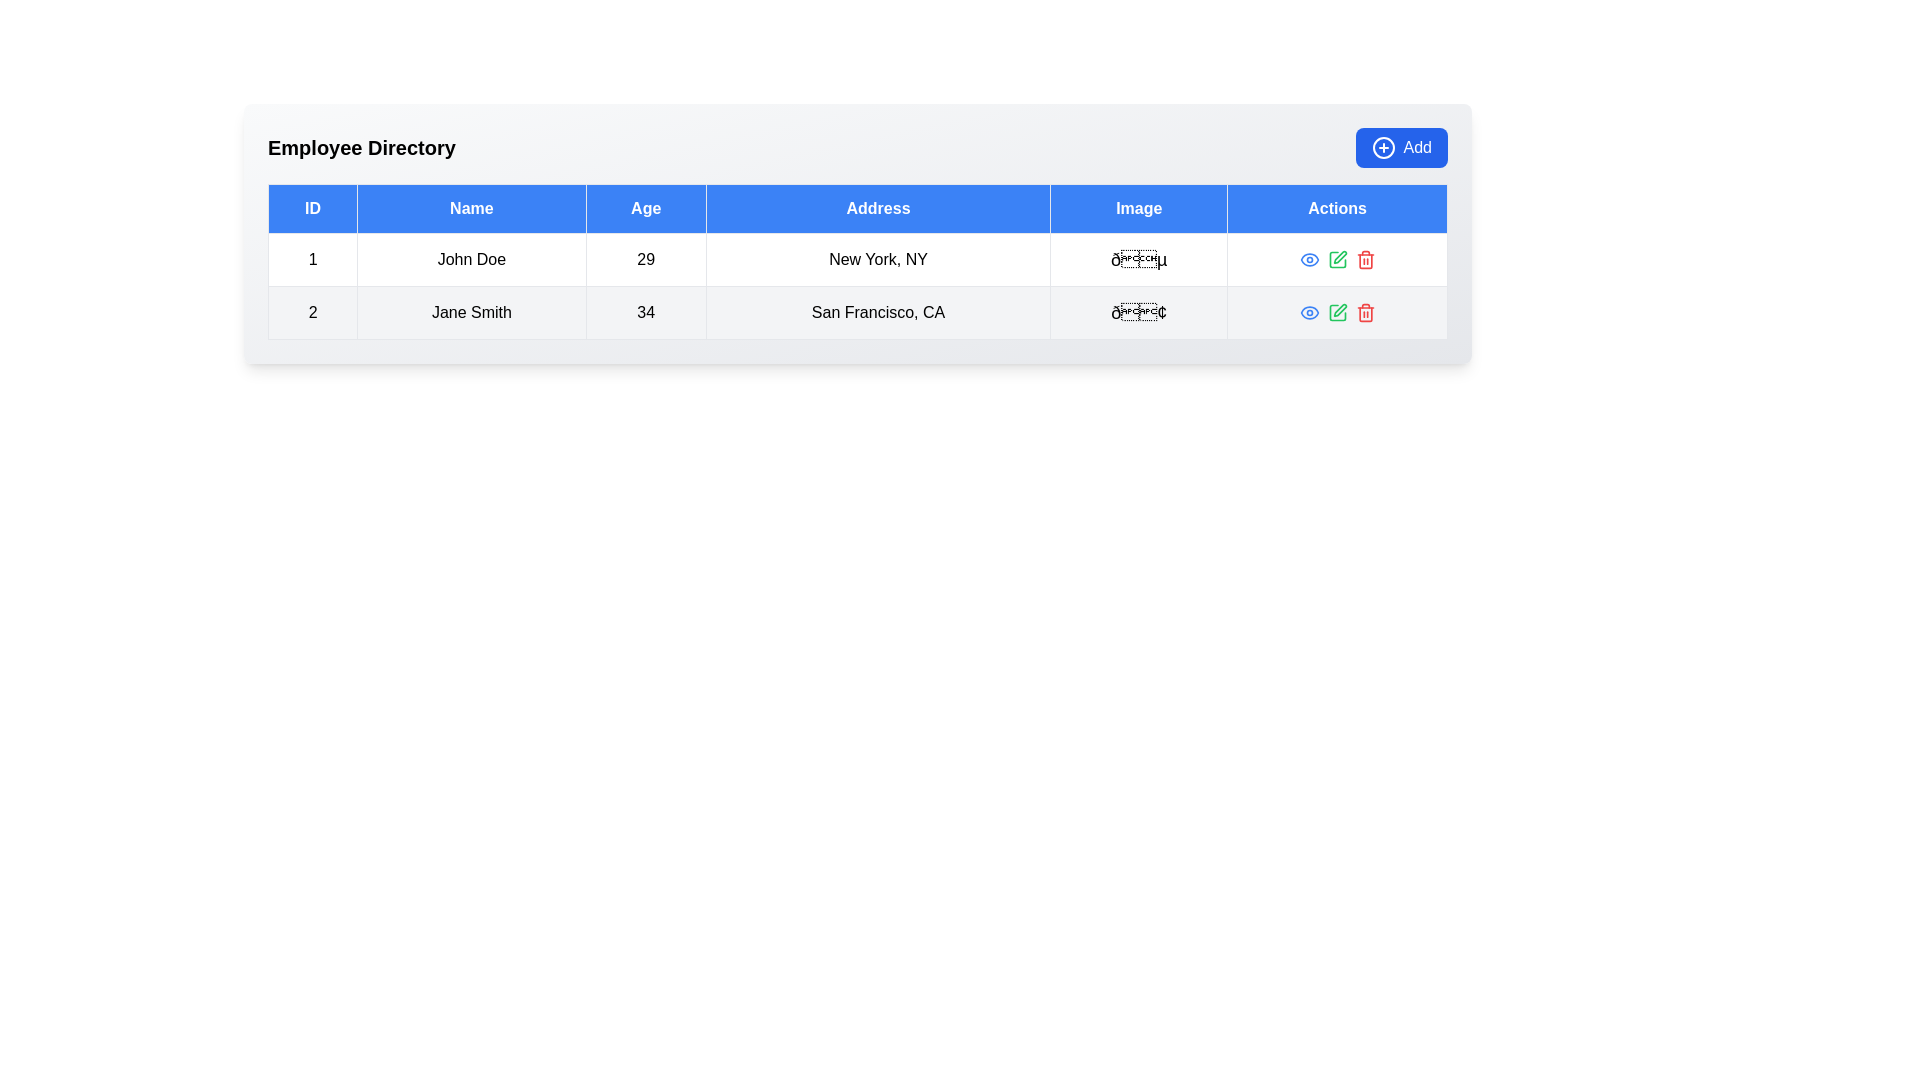 This screenshot has width=1920, height=1080. Describe the element at coordinates (470, 312) in the screenshot. I see `the text display element showing 'Jane Smith' in the 'Name' column of the second row` at that location.